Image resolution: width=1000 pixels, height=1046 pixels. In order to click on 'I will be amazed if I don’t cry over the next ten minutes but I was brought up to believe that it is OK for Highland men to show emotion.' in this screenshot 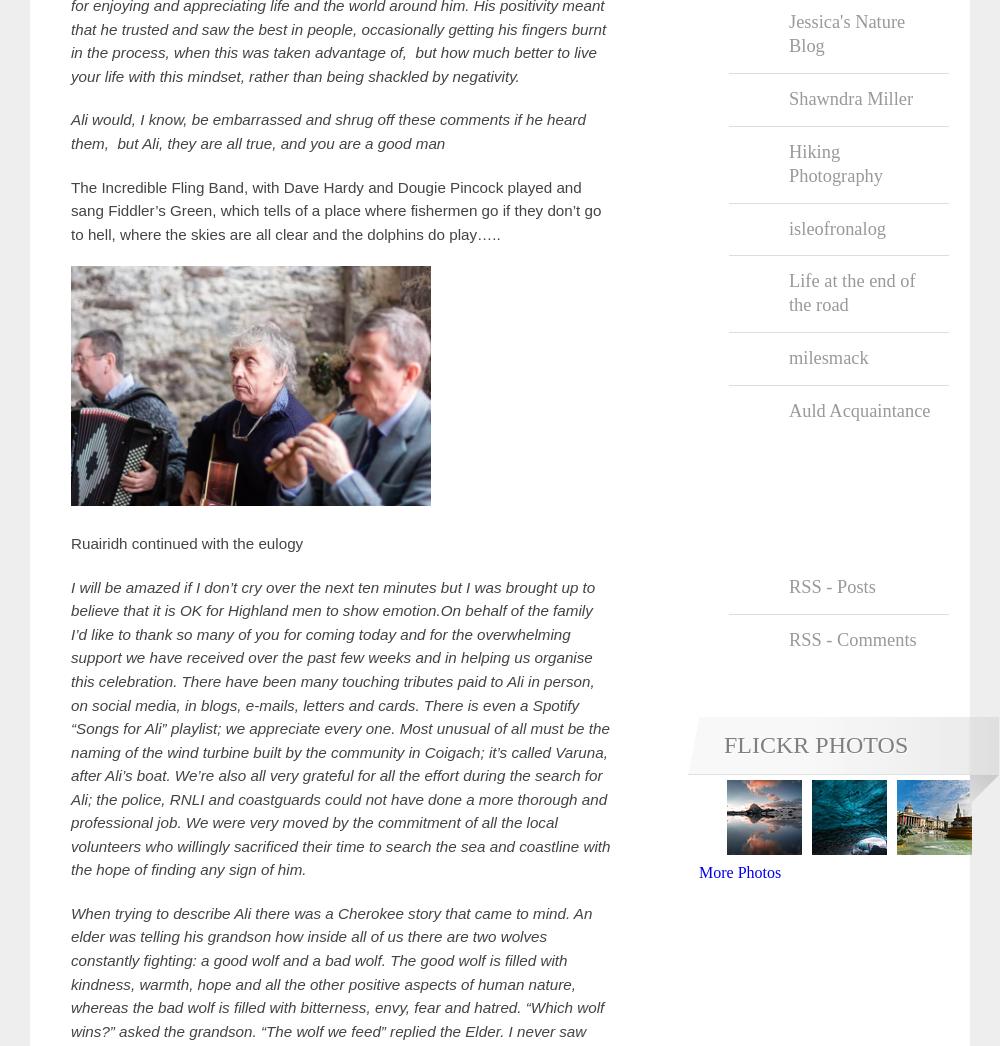, I will do `click(332, 598)`.